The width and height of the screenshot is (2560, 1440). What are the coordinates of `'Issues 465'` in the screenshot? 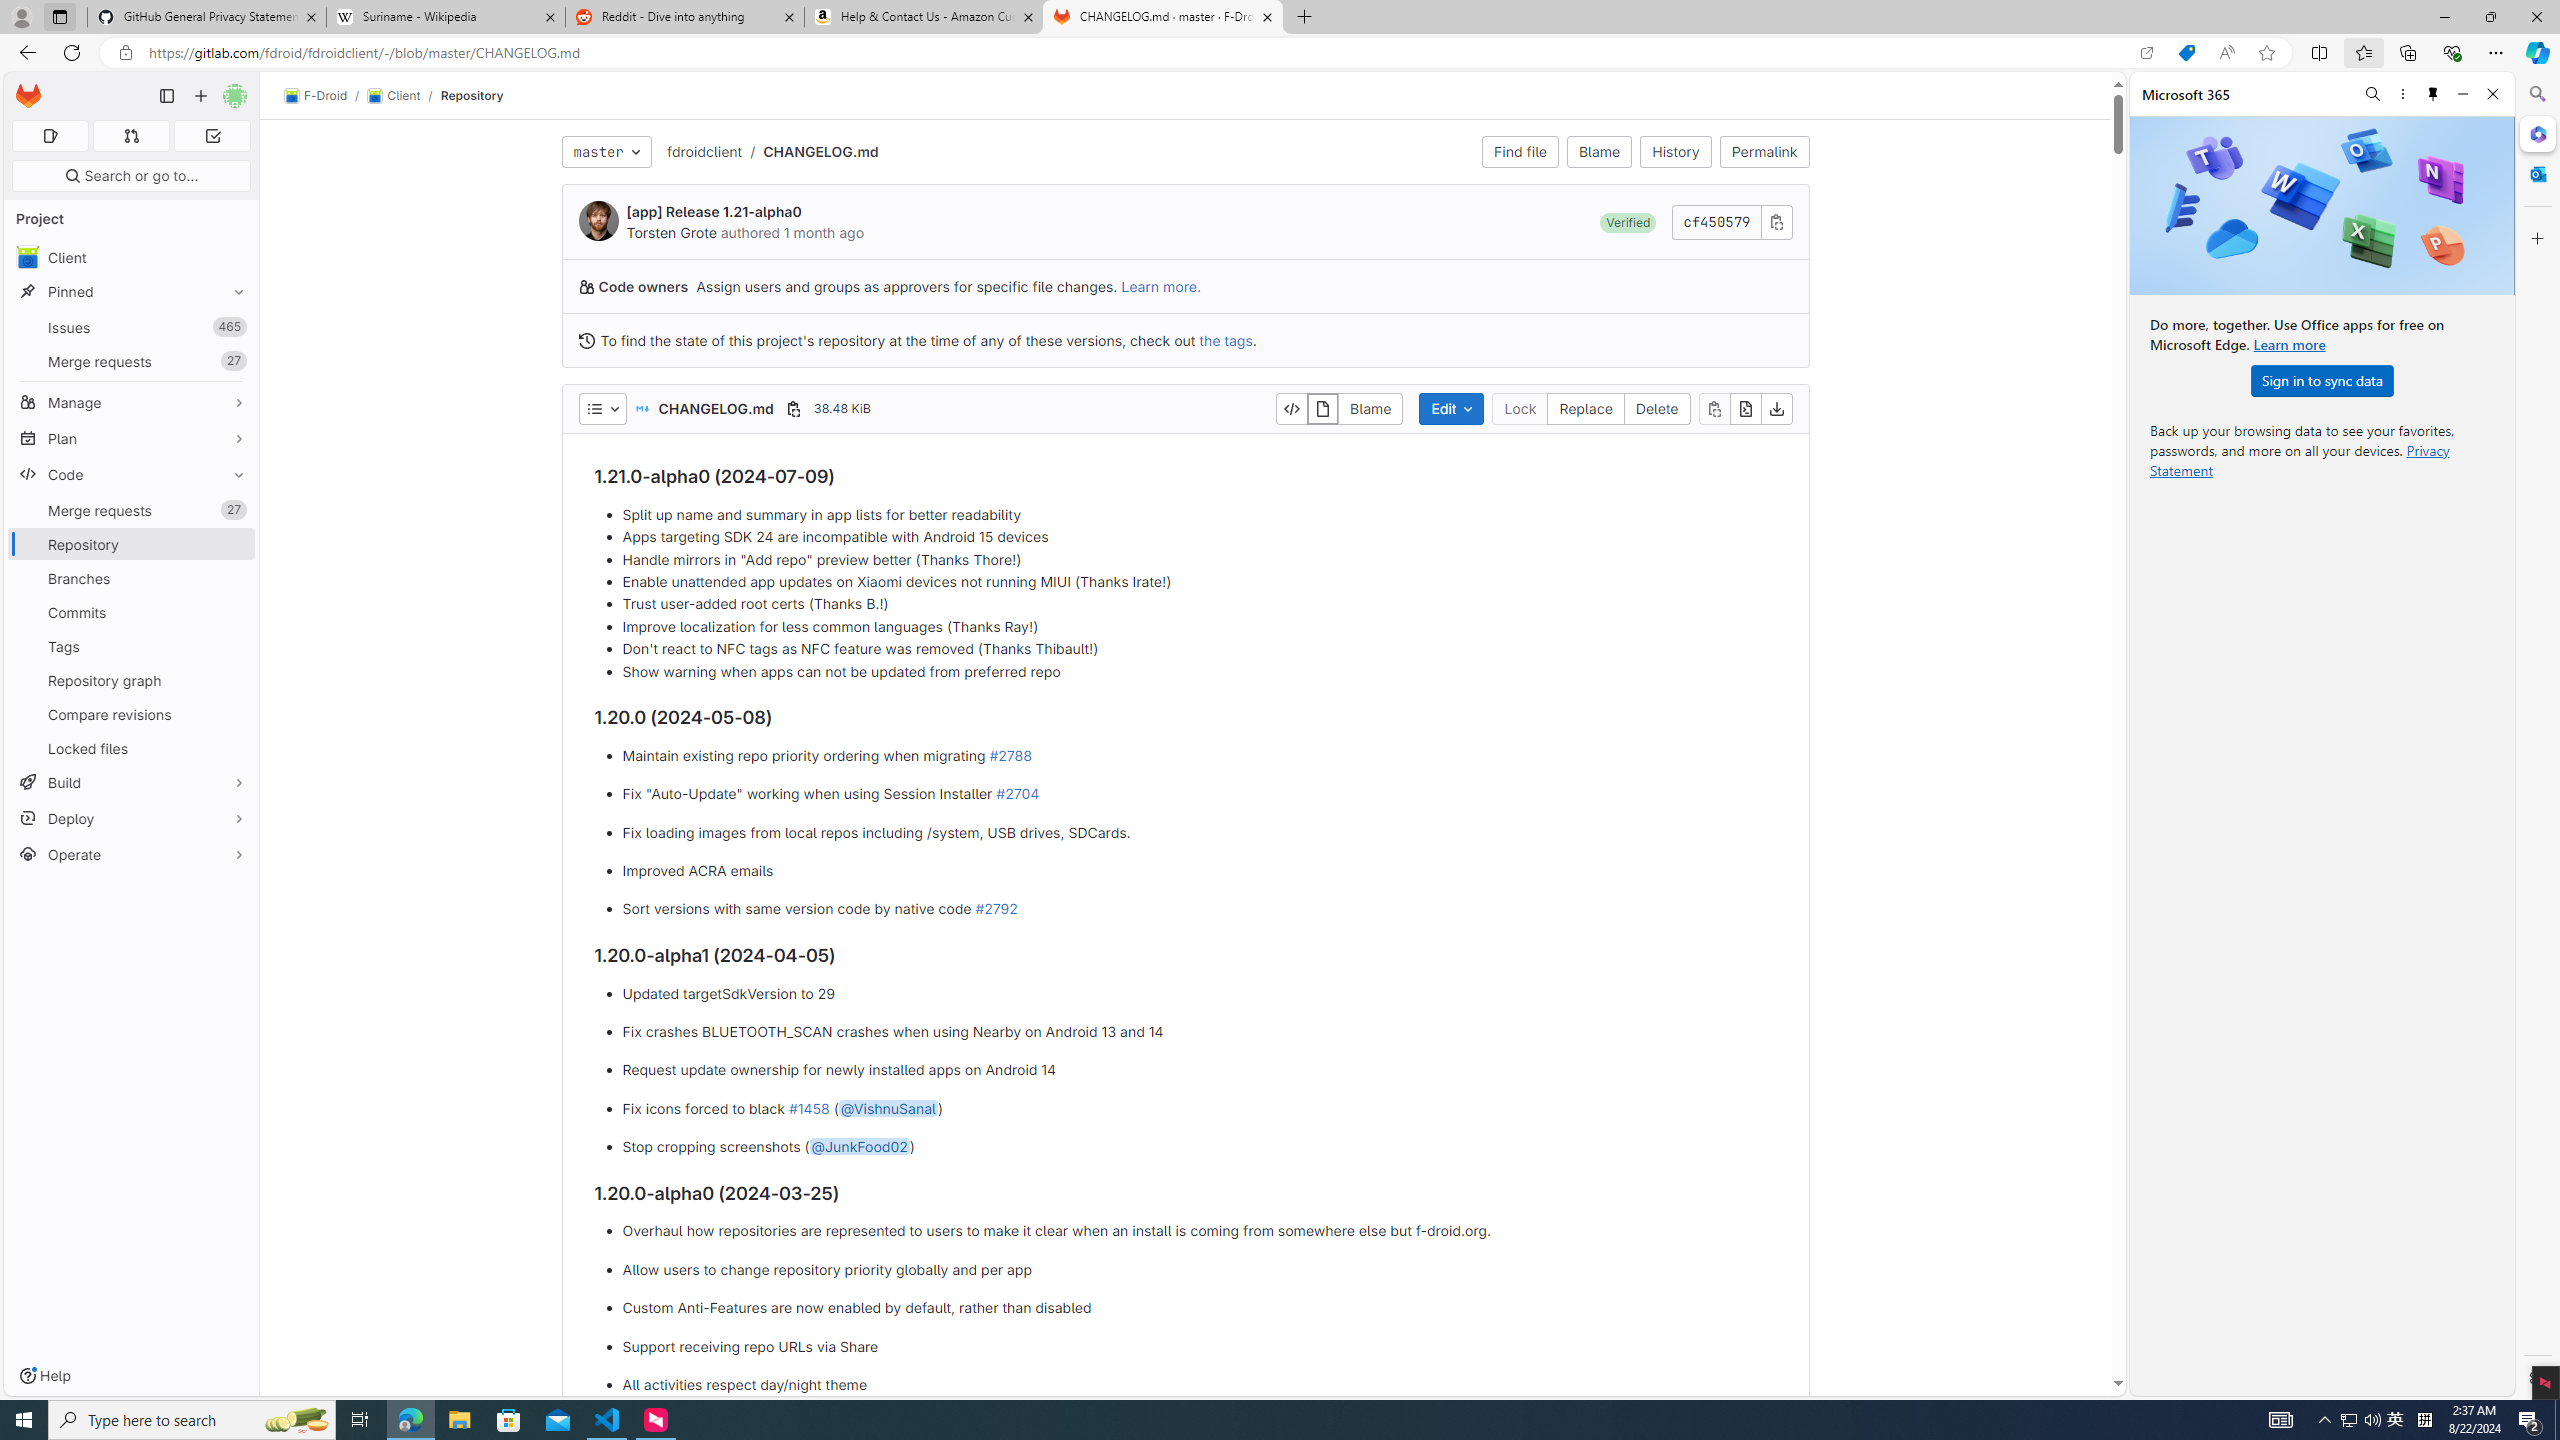 It's located at (130, 326).